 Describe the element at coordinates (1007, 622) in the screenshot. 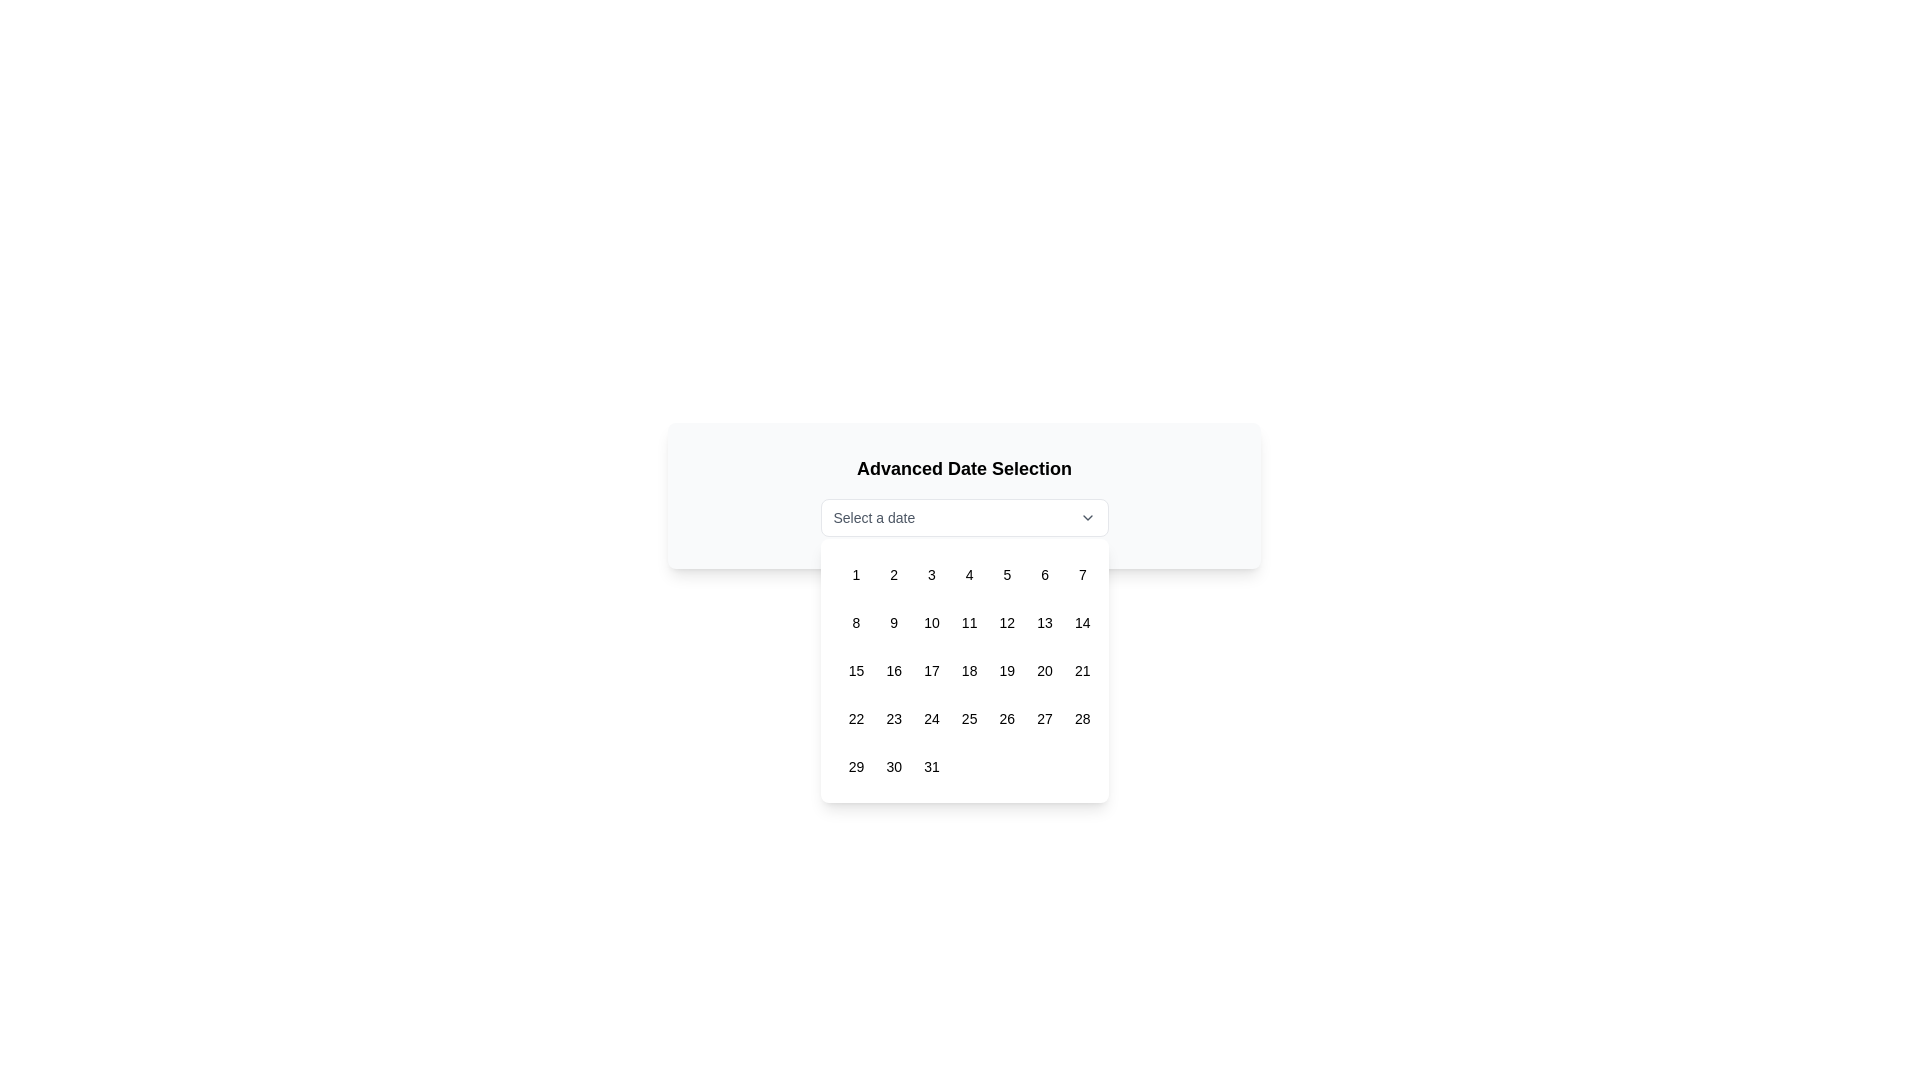

I see `the button representing the date '12' in the calendar` at that location.